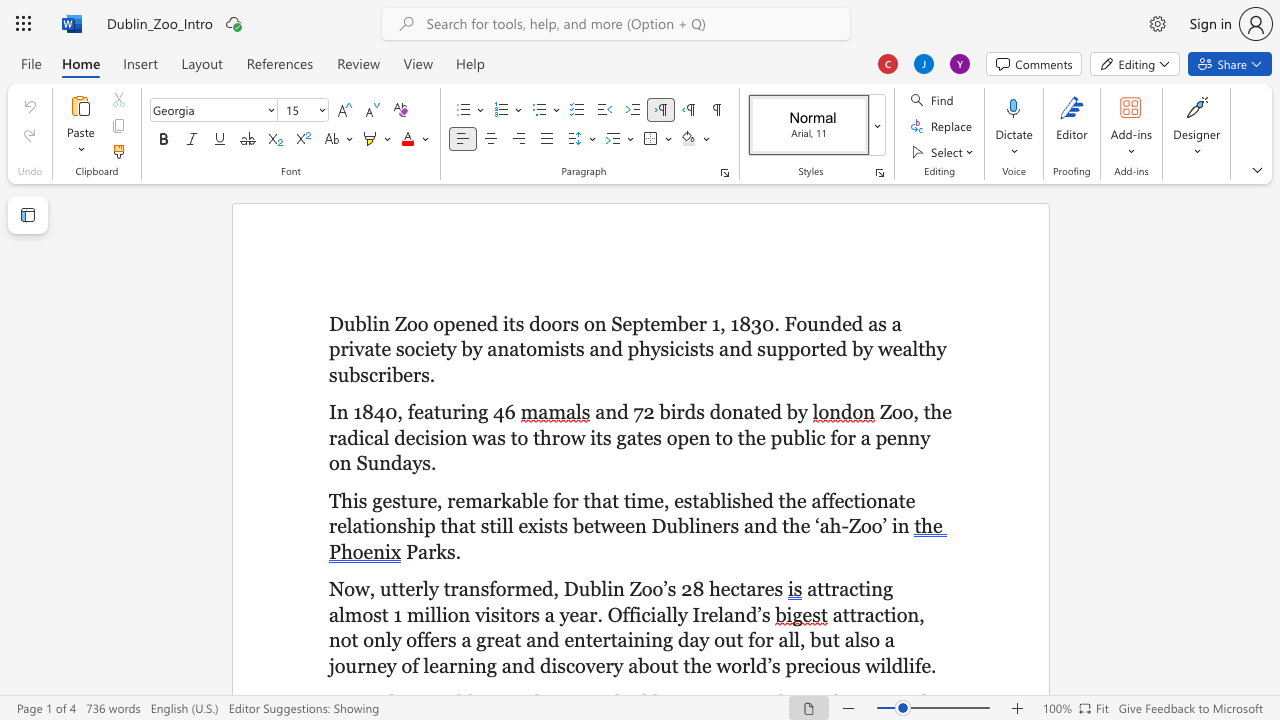 This screenshot has height=720, width=1280. I want to click on the 1th character "a" in the text, so click(704, 499).